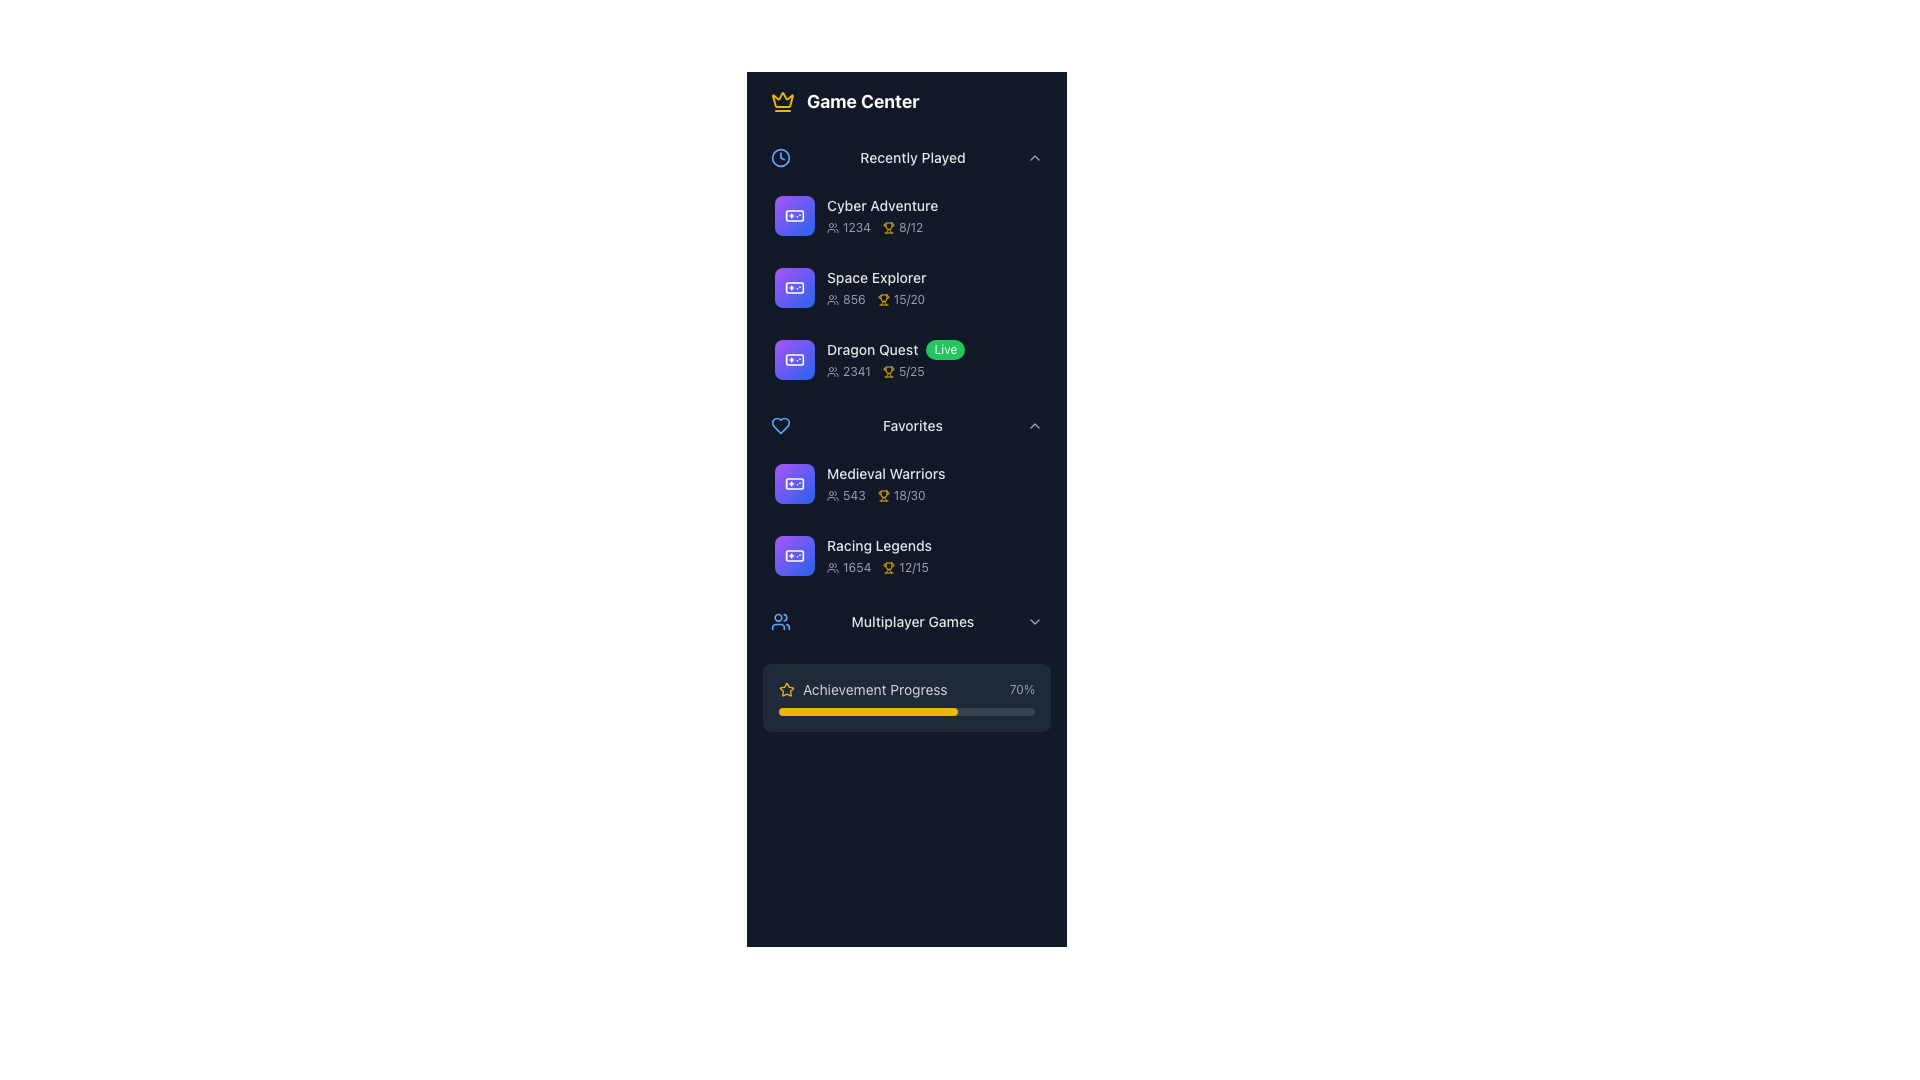  Describe the element at coordinates (794, 555) in the screenshot. I see `the 'Racing Legends' icon button located as the fourth item in the 'Favorites' section` at that location.